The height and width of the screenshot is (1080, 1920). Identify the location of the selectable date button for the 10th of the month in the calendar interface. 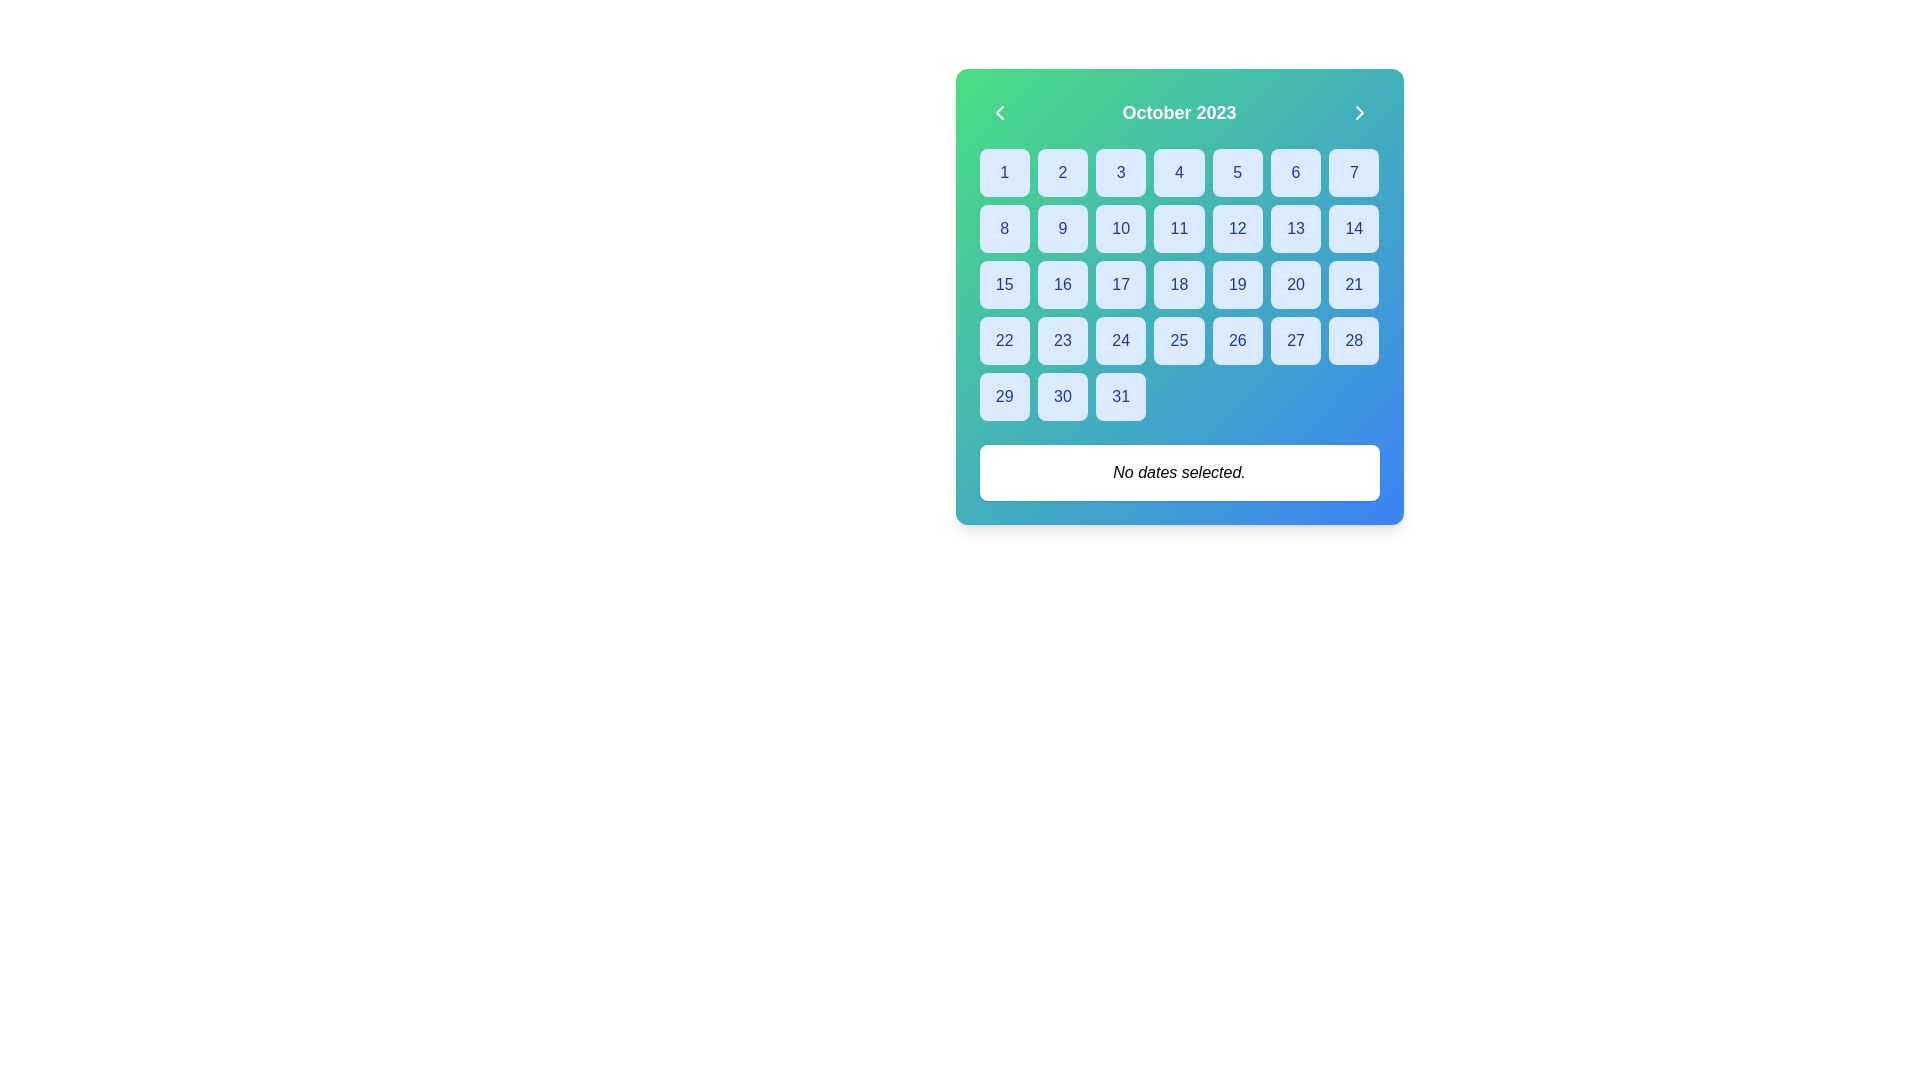
(1121, 227).